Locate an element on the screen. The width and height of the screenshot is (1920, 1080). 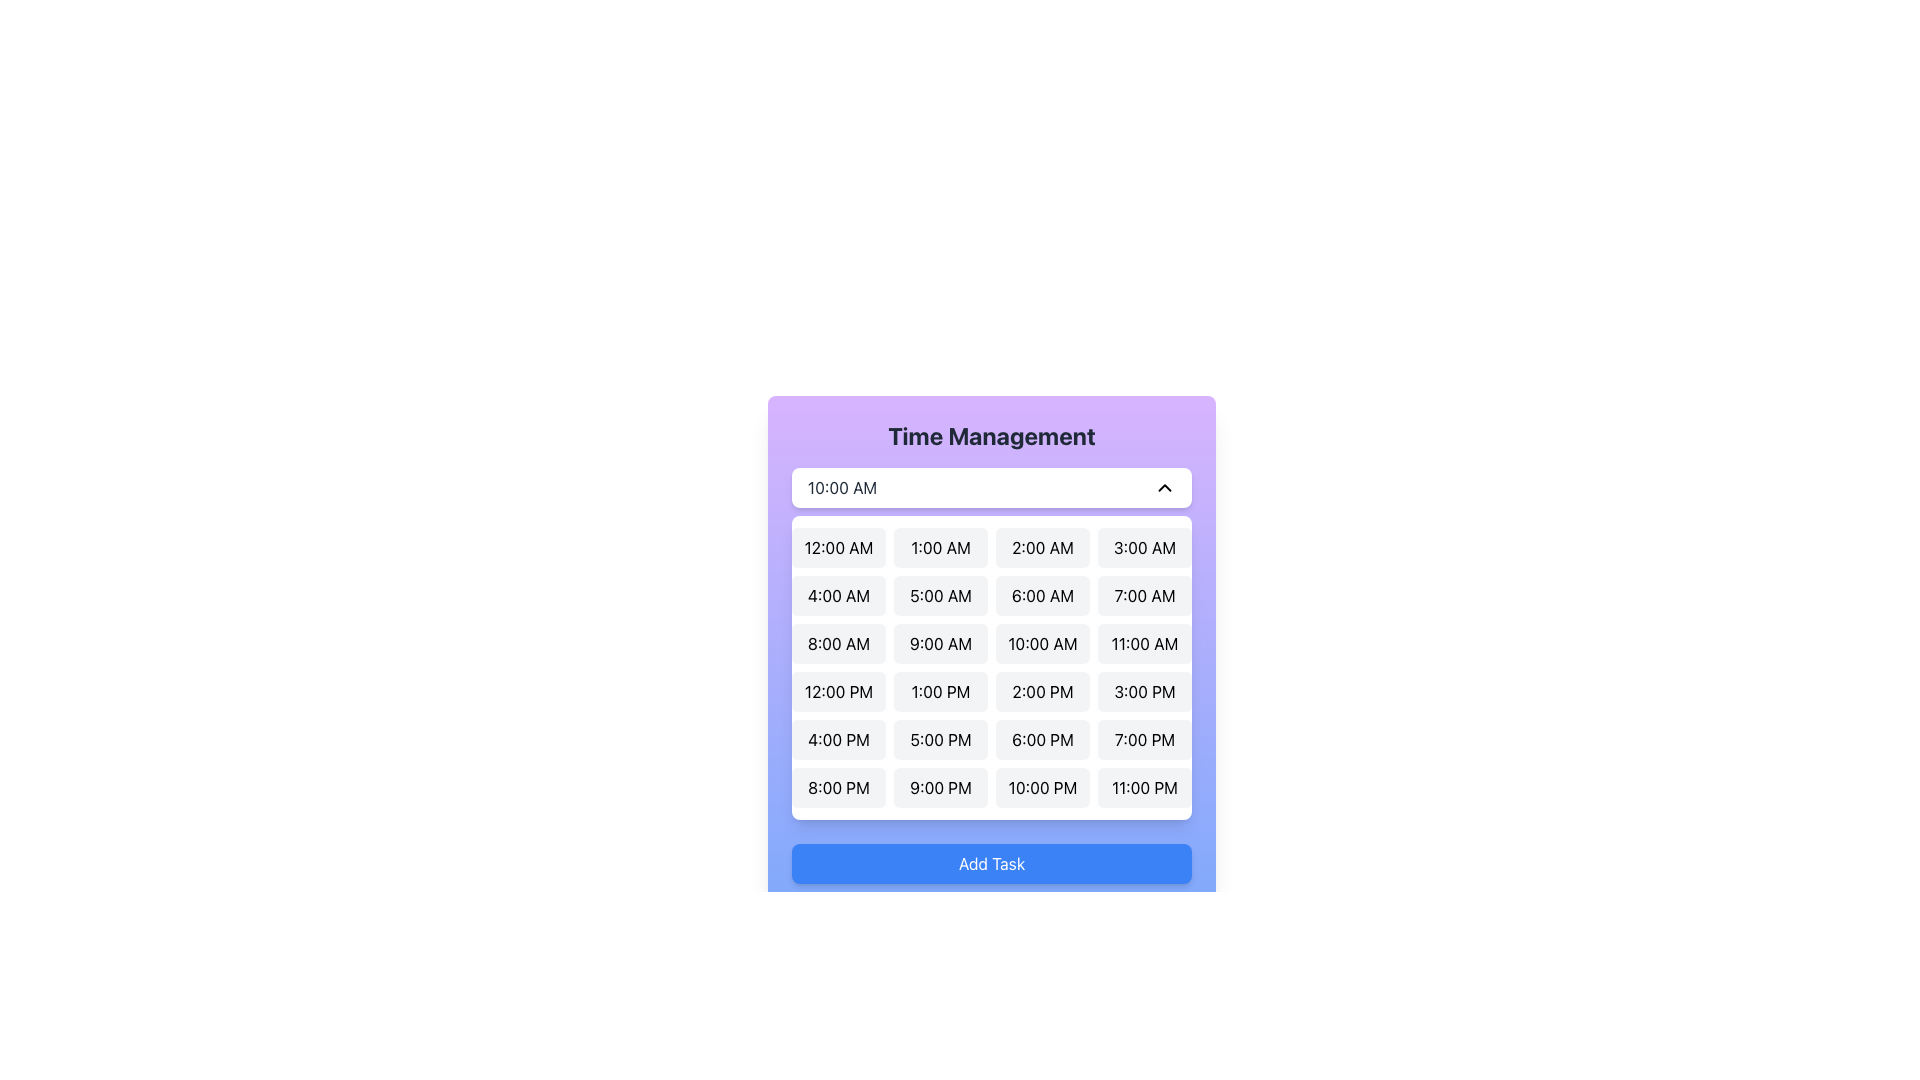
the rectangular button labeled '3:00 AM' with rounded corners is located at coordinates (1145, 547).